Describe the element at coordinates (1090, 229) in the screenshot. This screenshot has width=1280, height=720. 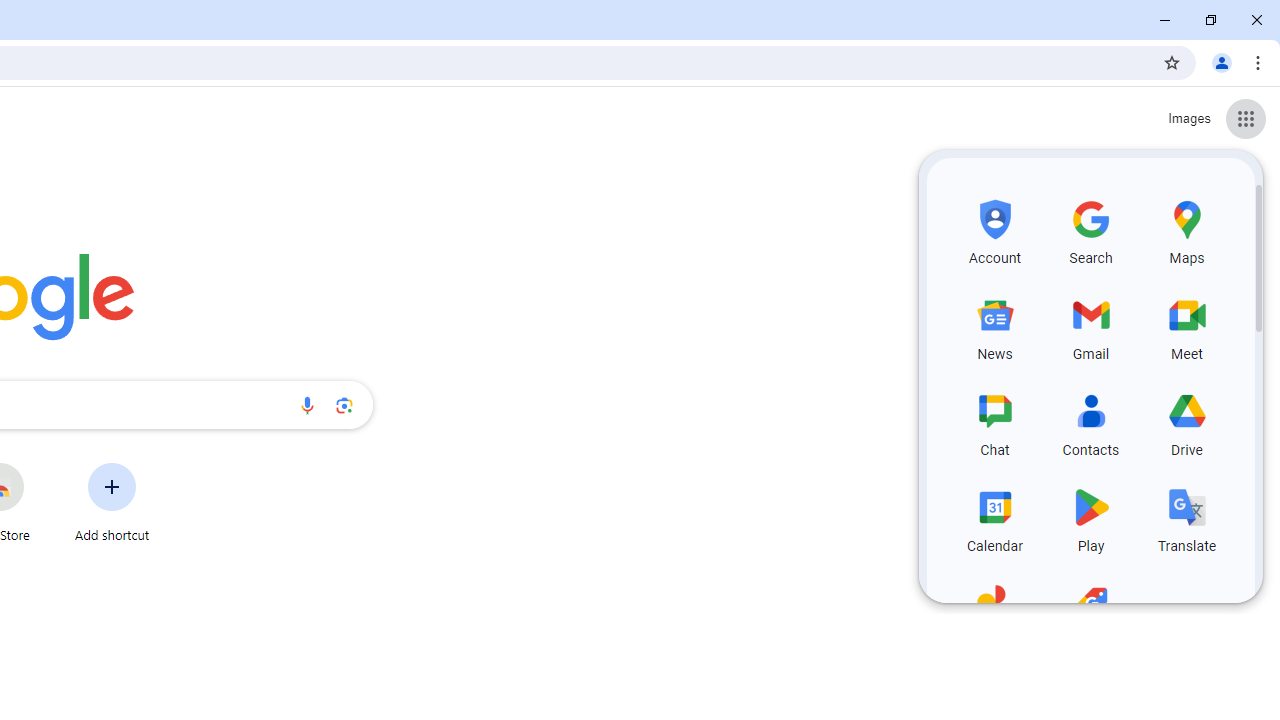
I see `'Search, row 1 of 5 and column 2 of 3 in the first section'` at that location.